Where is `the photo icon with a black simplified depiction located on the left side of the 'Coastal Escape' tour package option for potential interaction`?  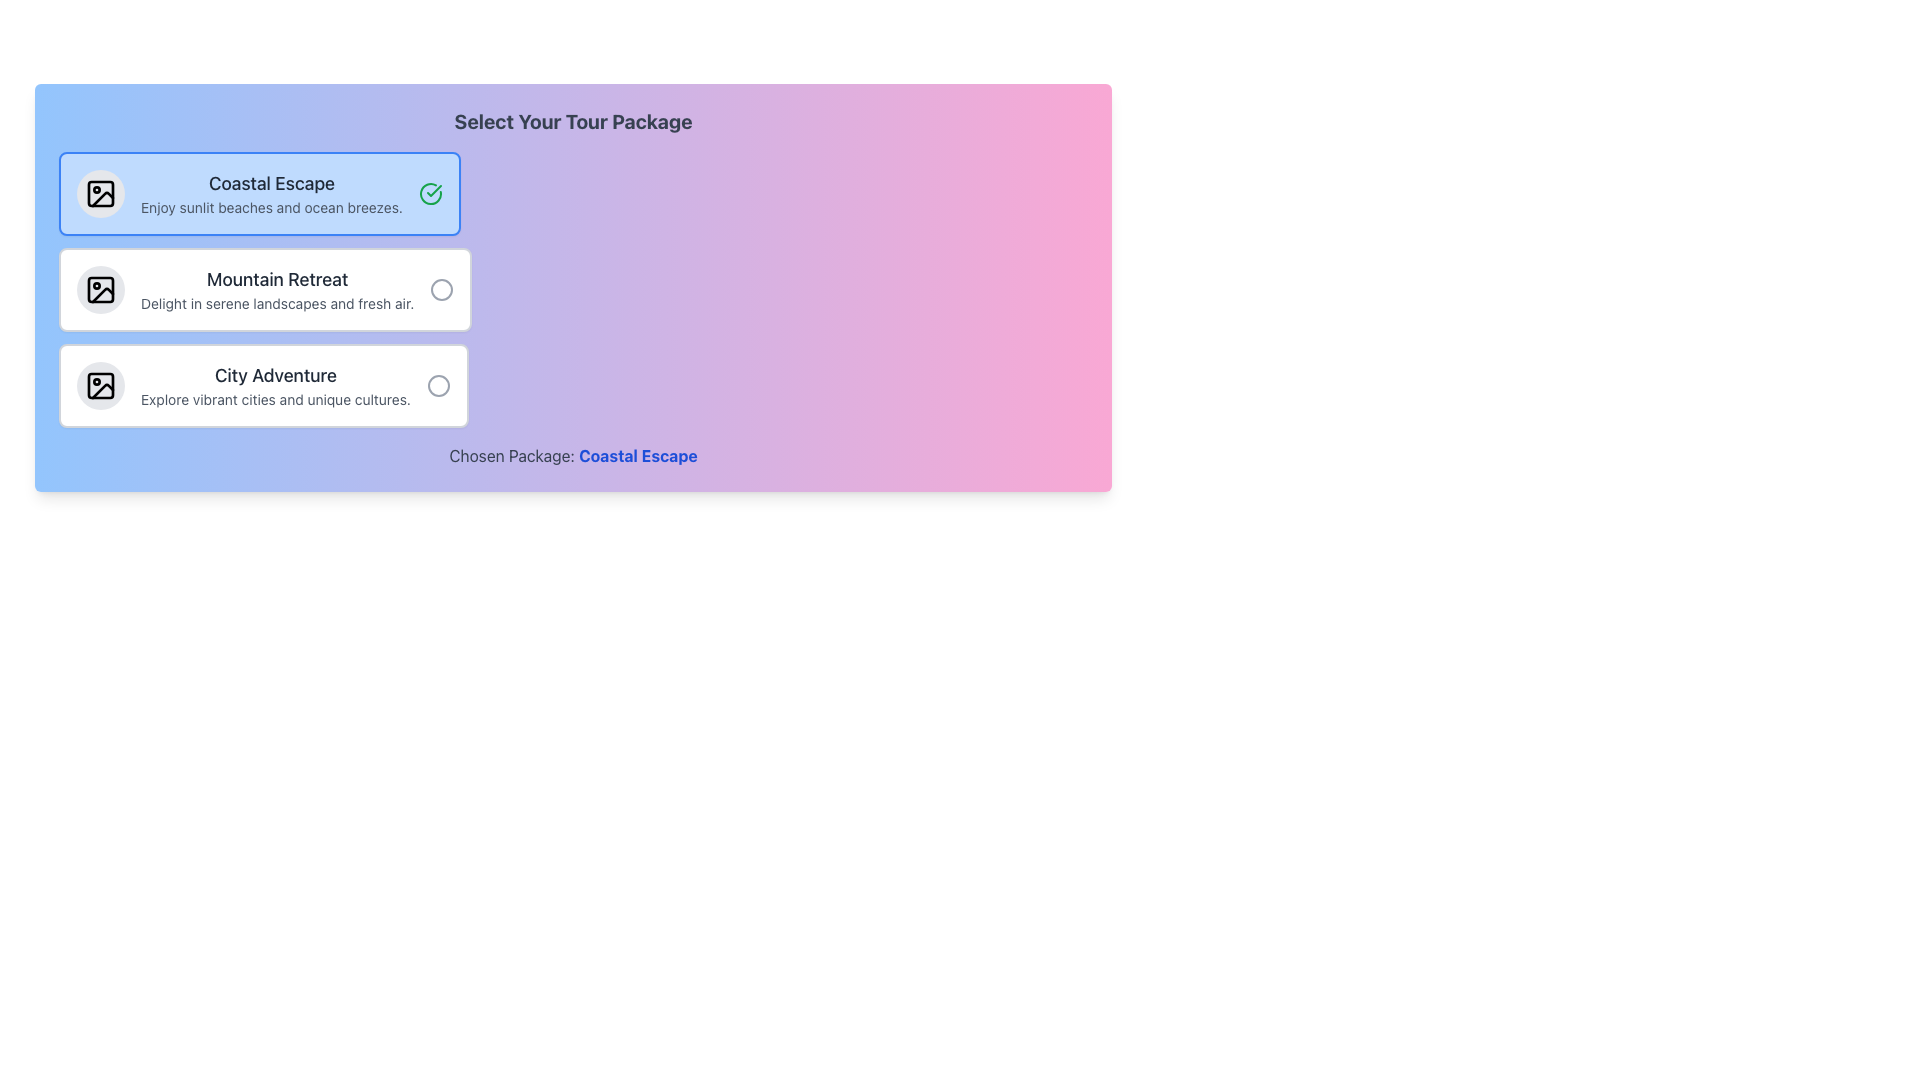 the photo icon with a black simplified depiction located on the left side of the 'Coastal Escape' tour package option for potential interaction is located at coordinates (99, 193).